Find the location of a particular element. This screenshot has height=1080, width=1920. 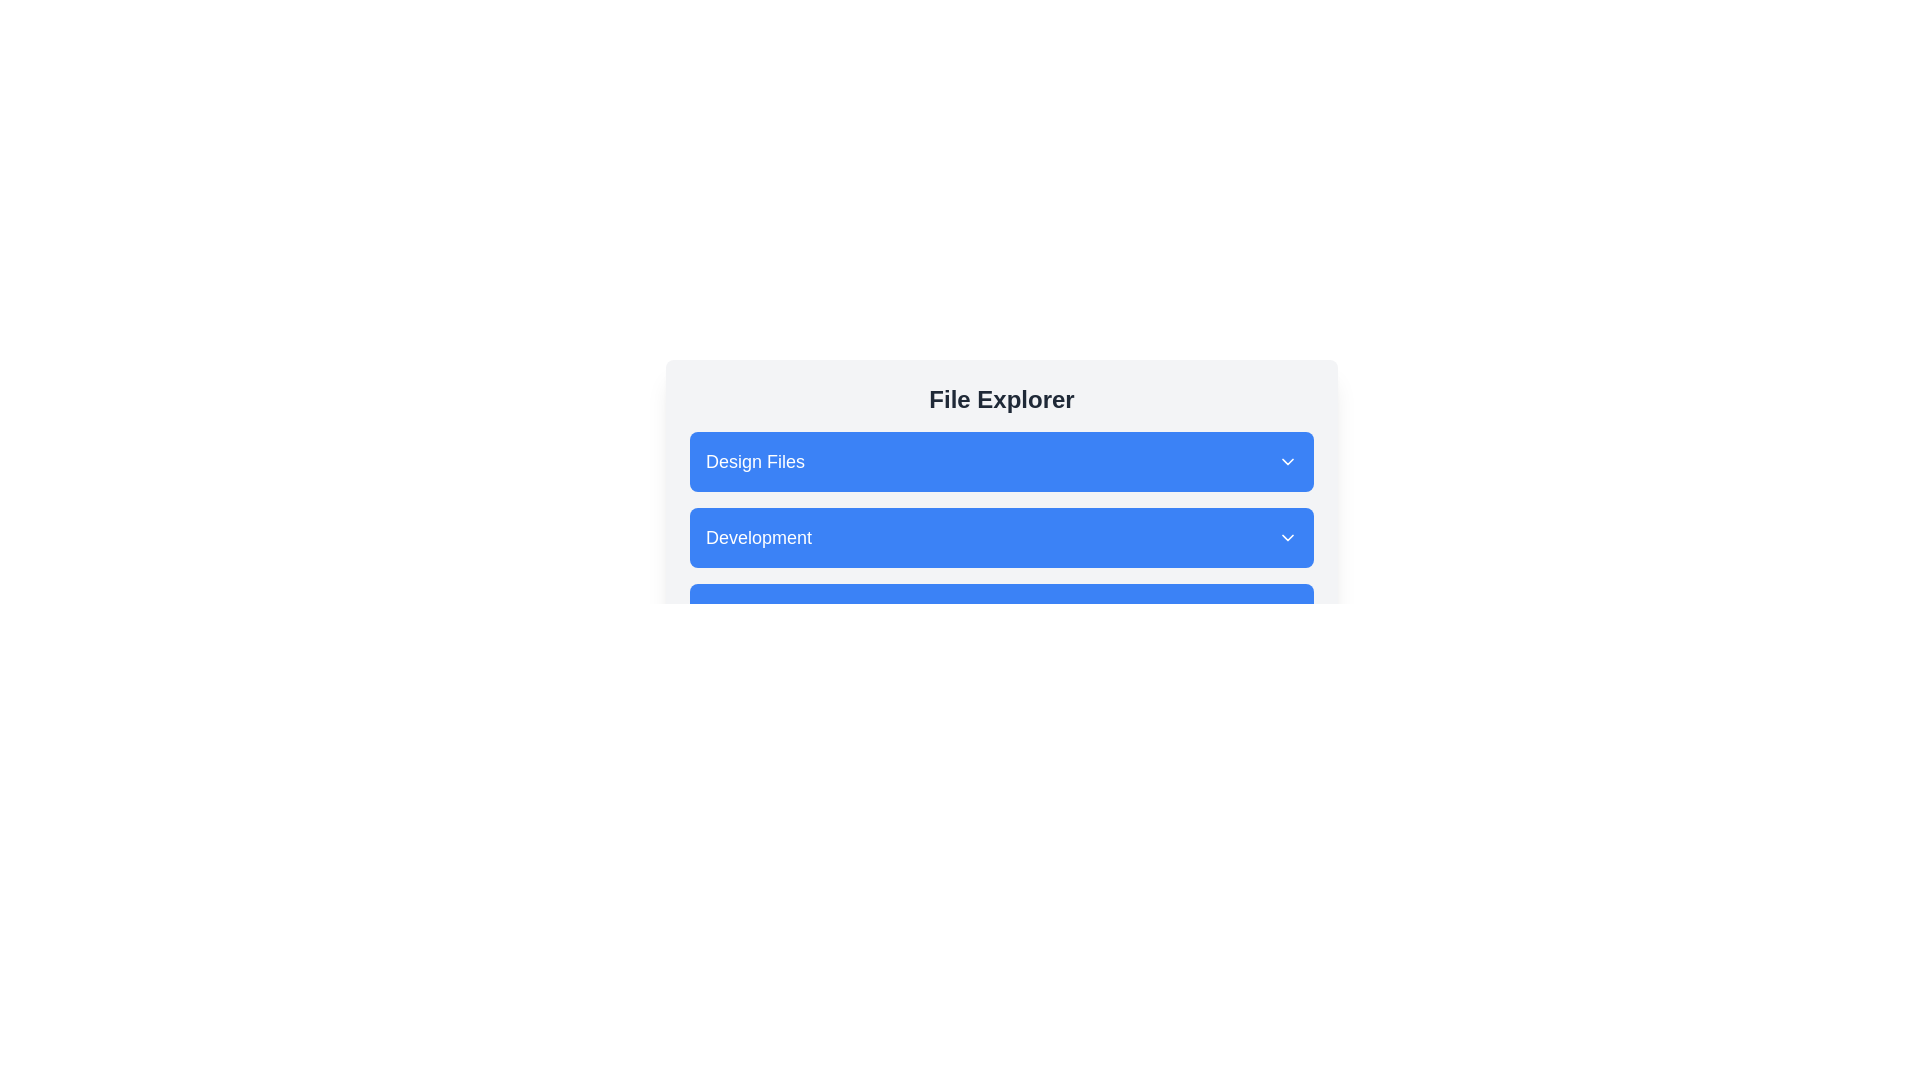

the file named FrontendCode.zip within the folder Design Files is located at coordinates (1002, 462).